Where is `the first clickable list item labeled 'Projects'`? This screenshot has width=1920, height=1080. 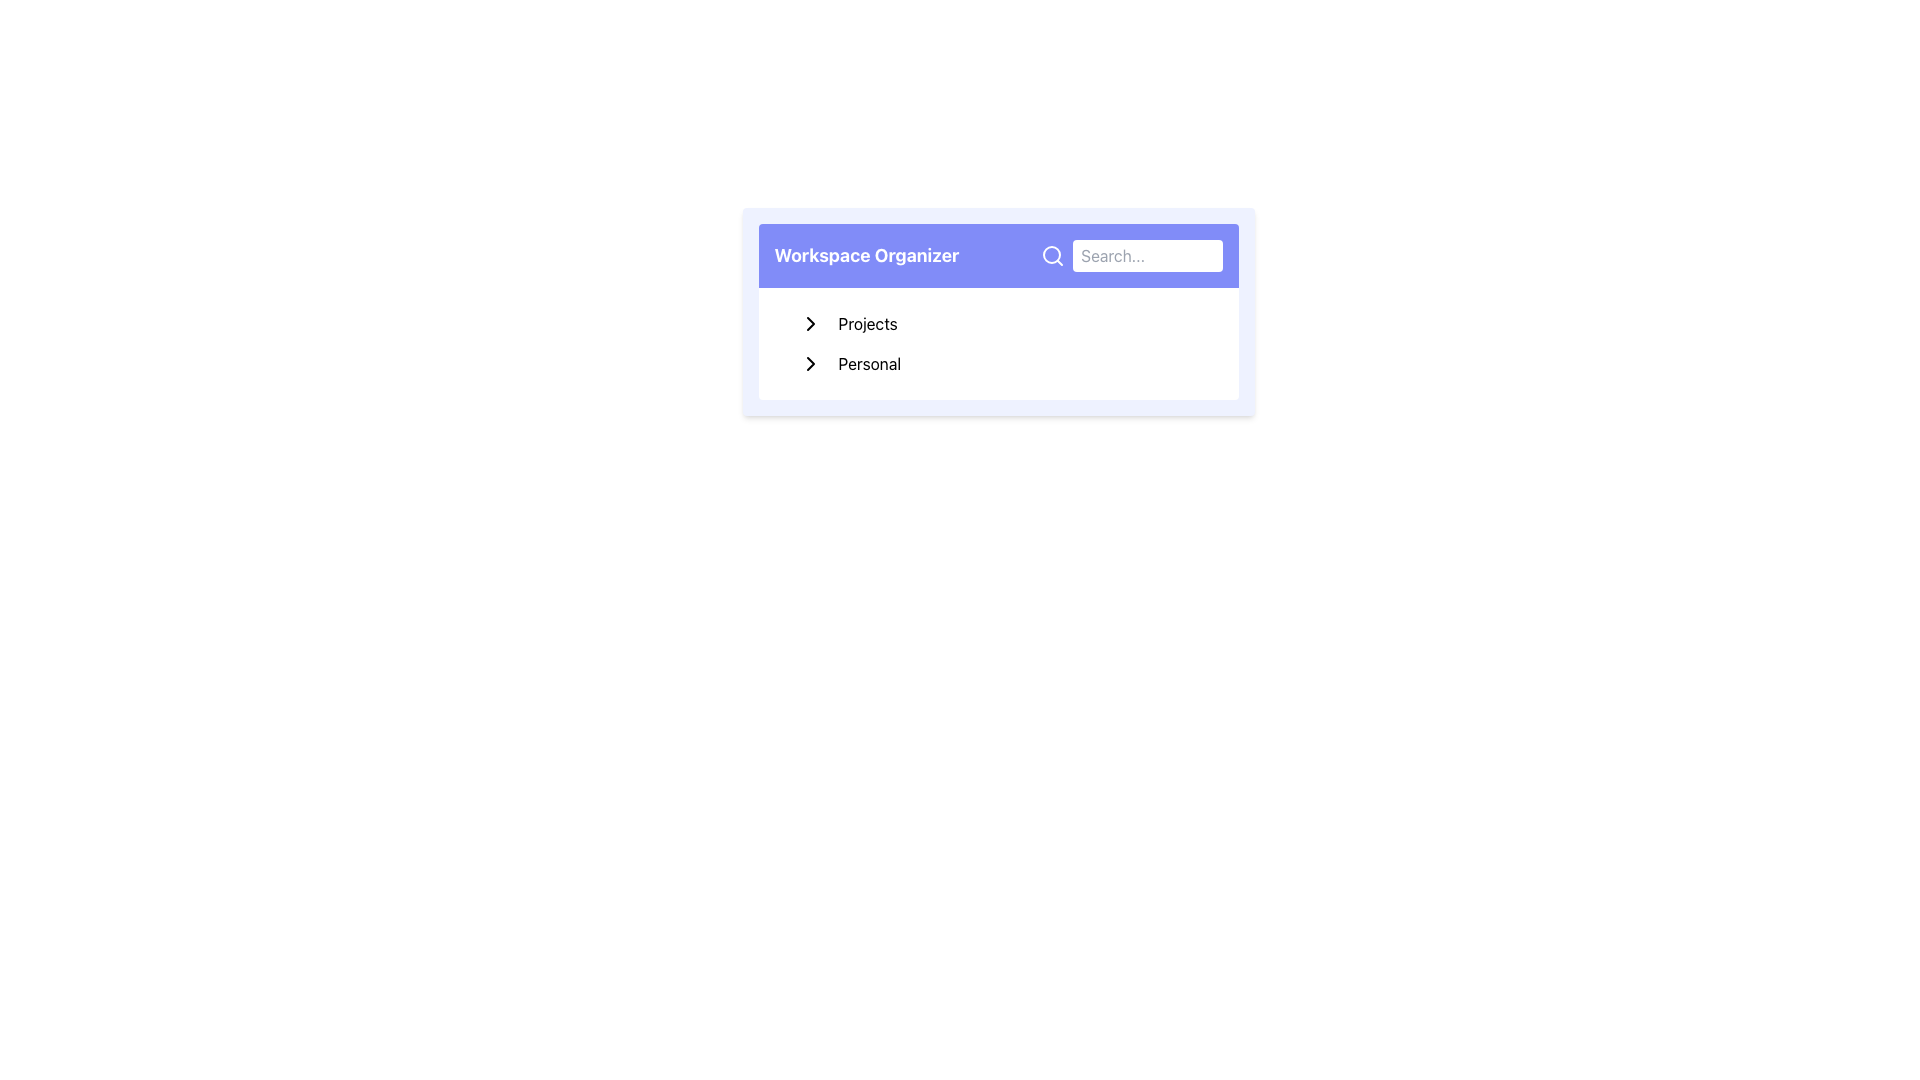
the first clickable list item labeled 'Projects' is located at coordinates (1006, 323).